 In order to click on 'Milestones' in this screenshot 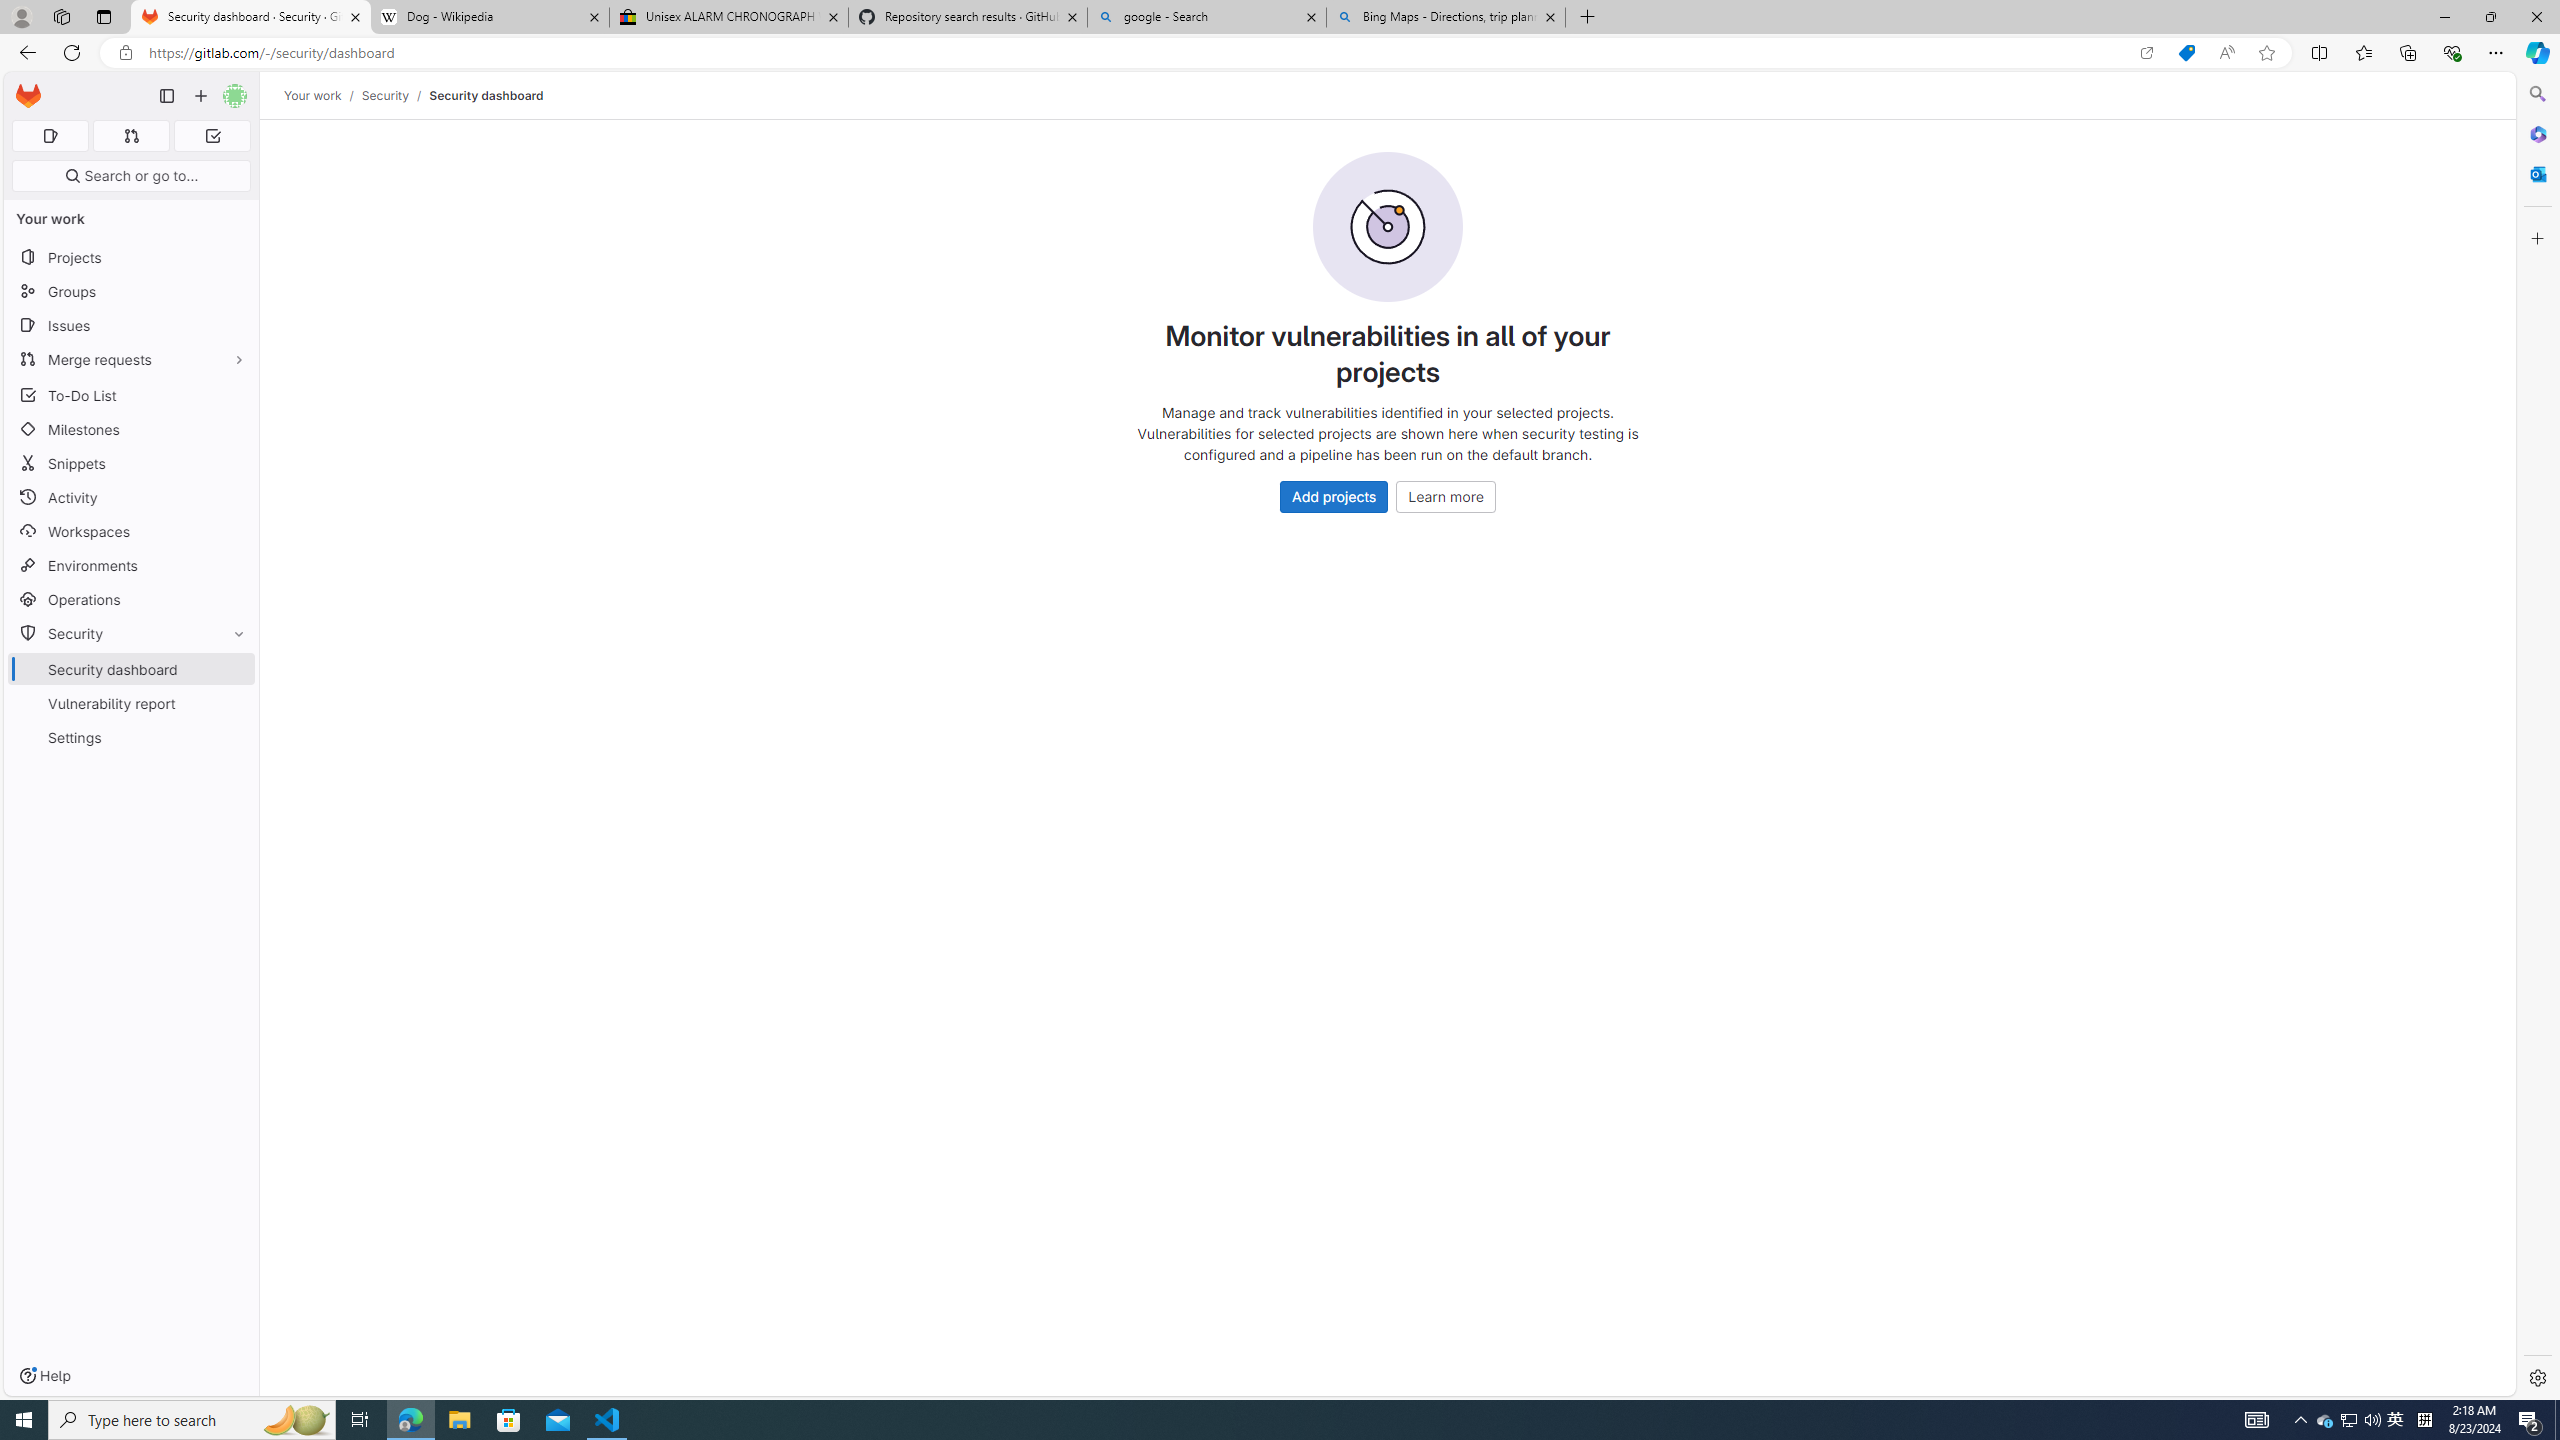, I will do `click(130, 428)`.